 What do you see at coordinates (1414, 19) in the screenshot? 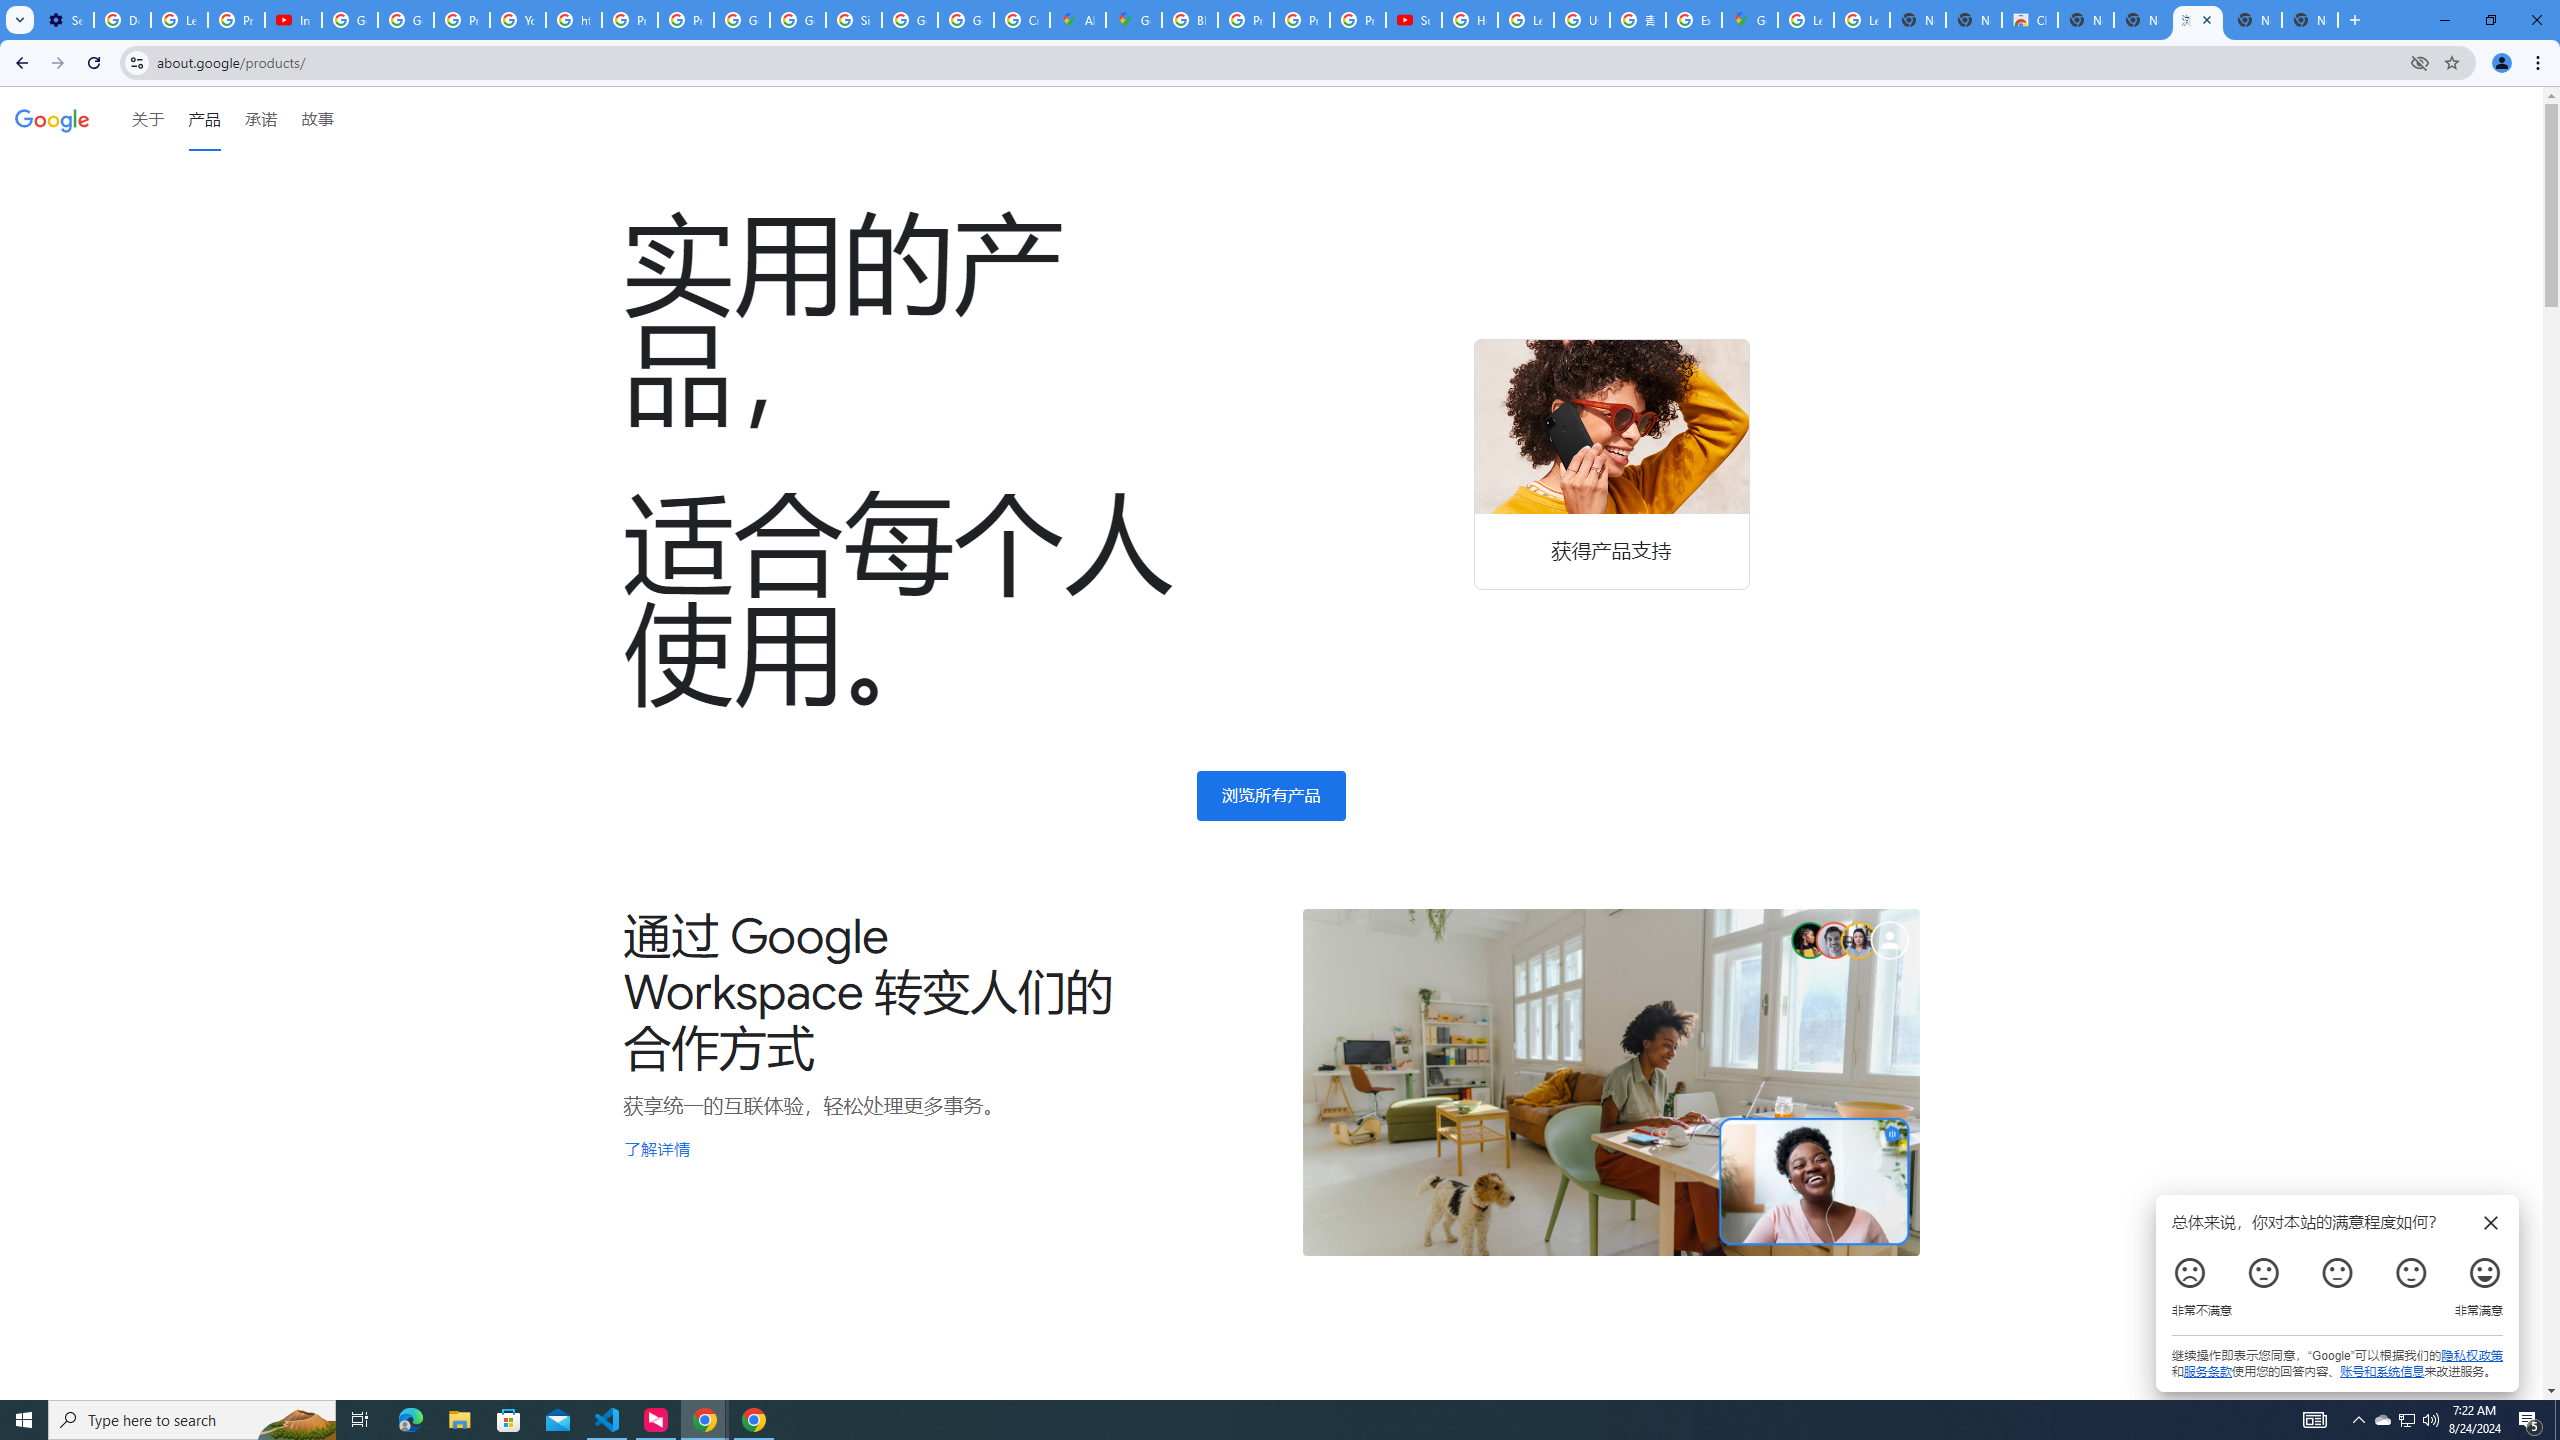
I see `'Subscriptions - YouTube'` at bounding box center [1414, 19].